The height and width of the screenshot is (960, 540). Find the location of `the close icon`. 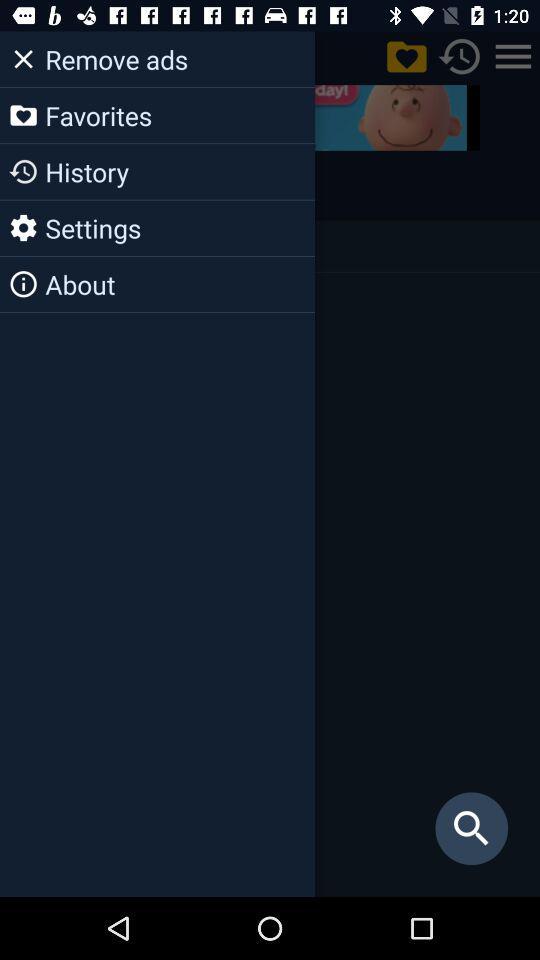

the close icon is located at coordinates (25, 55).